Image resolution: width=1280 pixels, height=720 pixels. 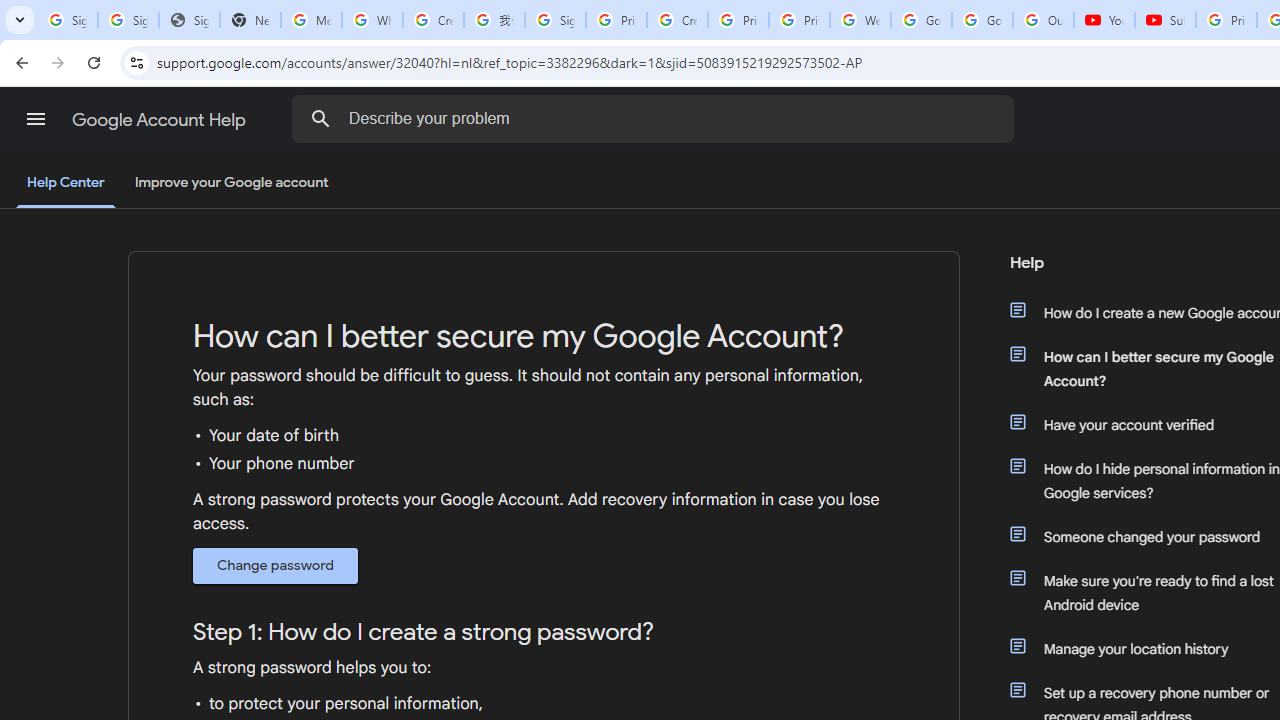 I want to click on 'Google Account Help', so click(x=160, y=119).